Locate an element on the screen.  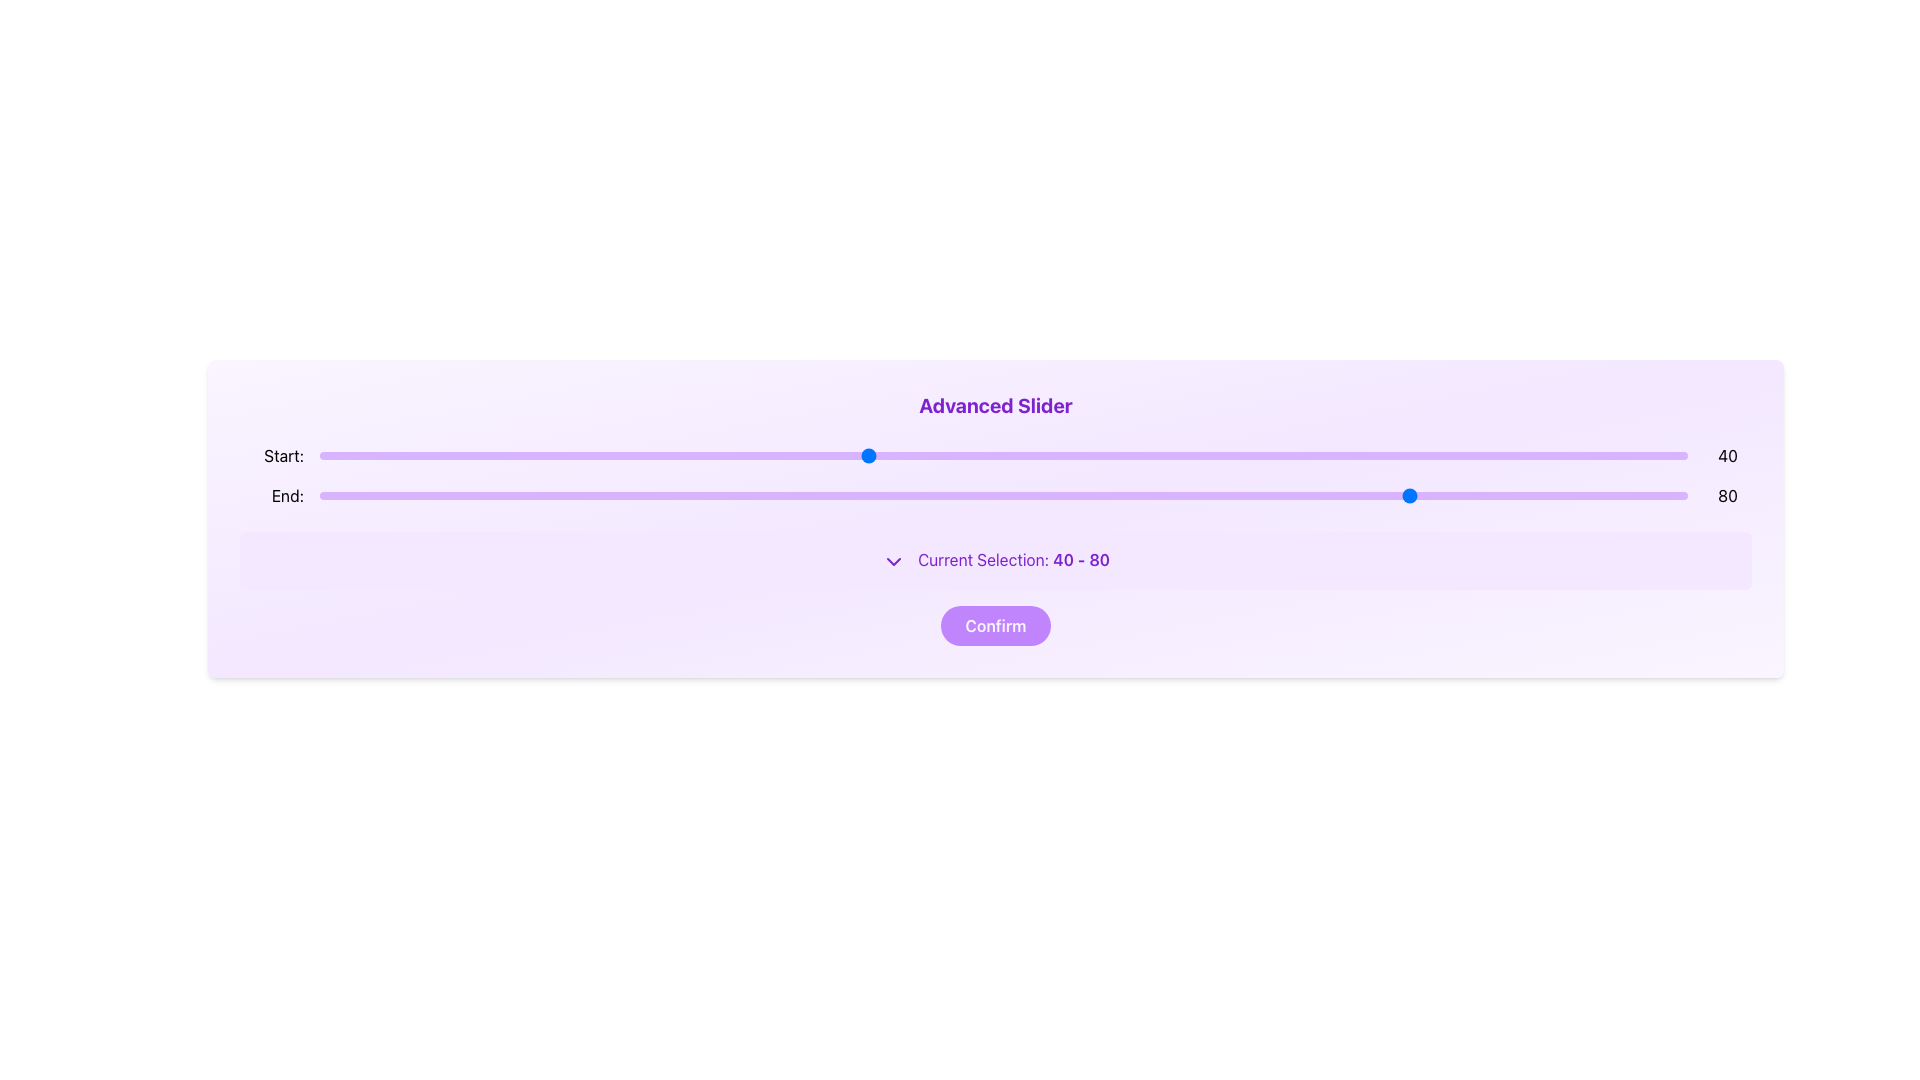
the start slider is located at coordinates (1455, 455).